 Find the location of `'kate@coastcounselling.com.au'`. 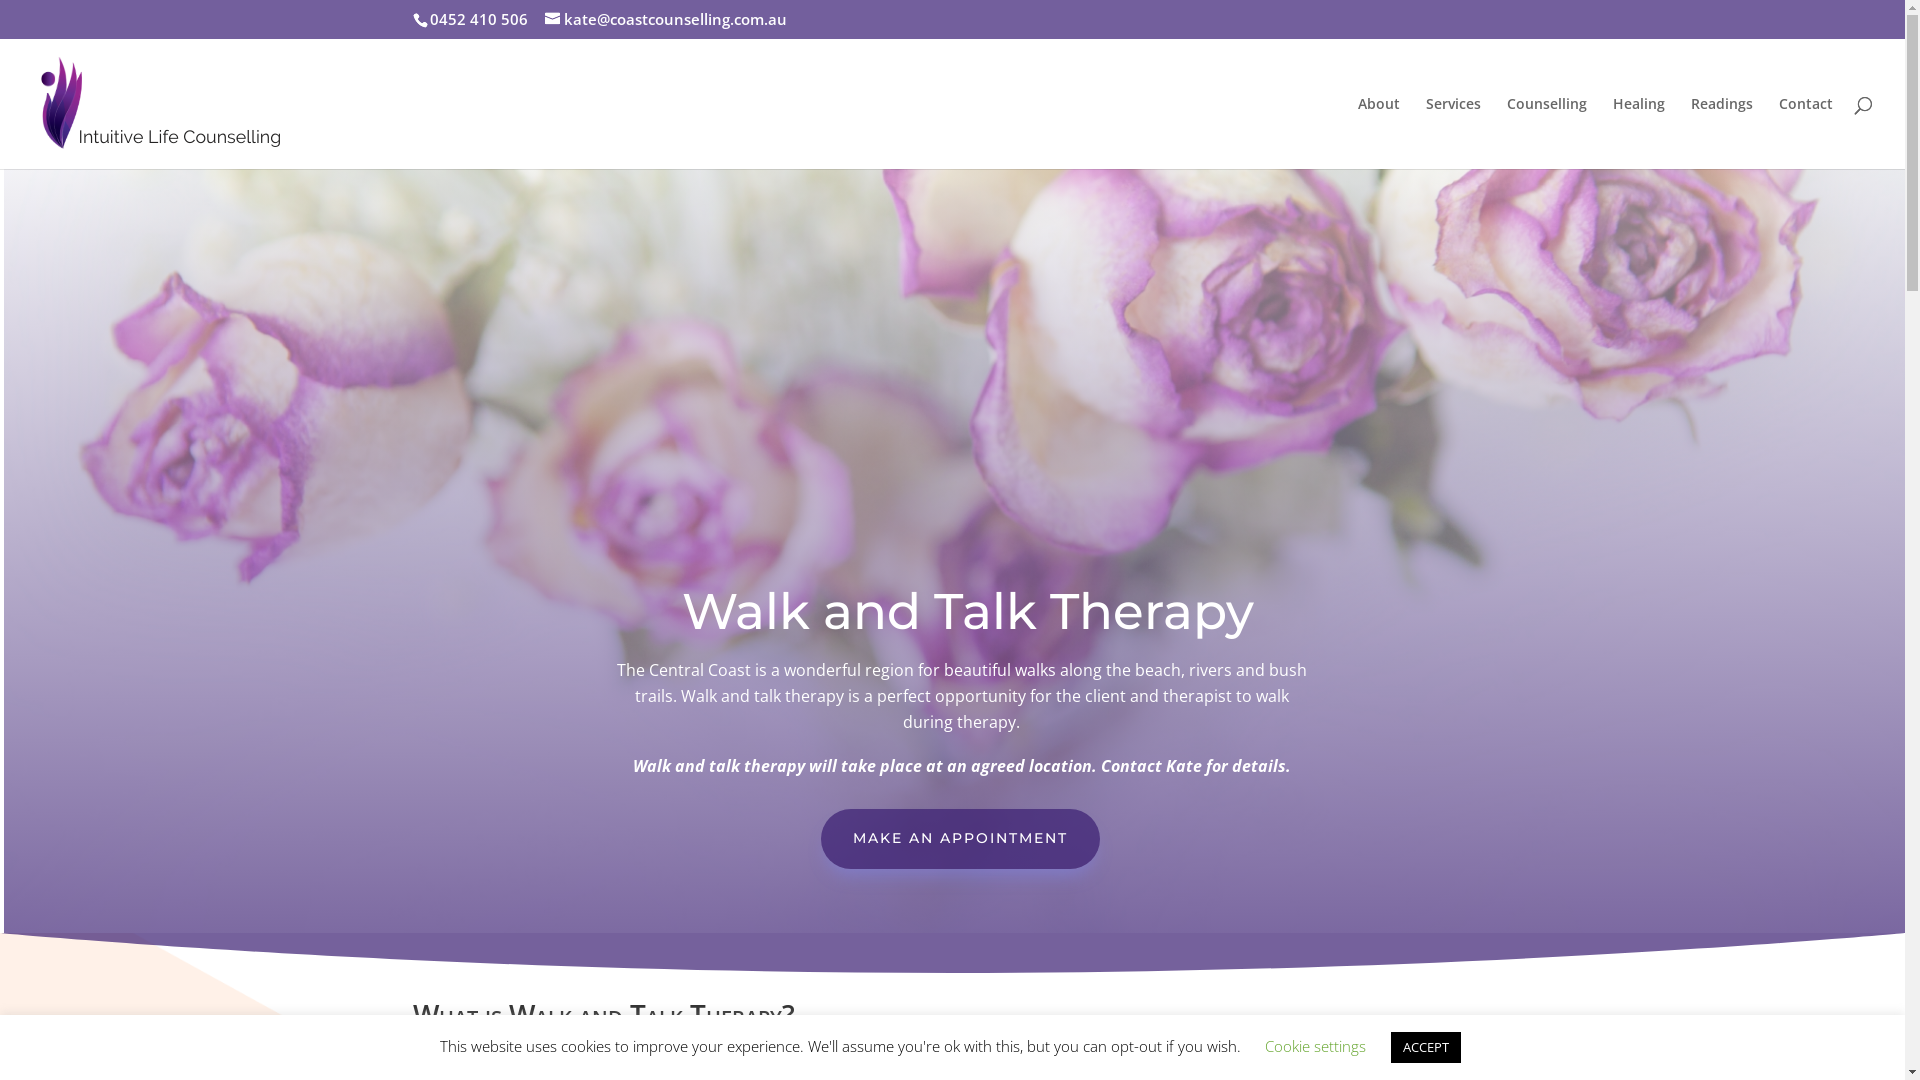

'kate@coastcounselling.com.au' is located at coordinates (665, 19).